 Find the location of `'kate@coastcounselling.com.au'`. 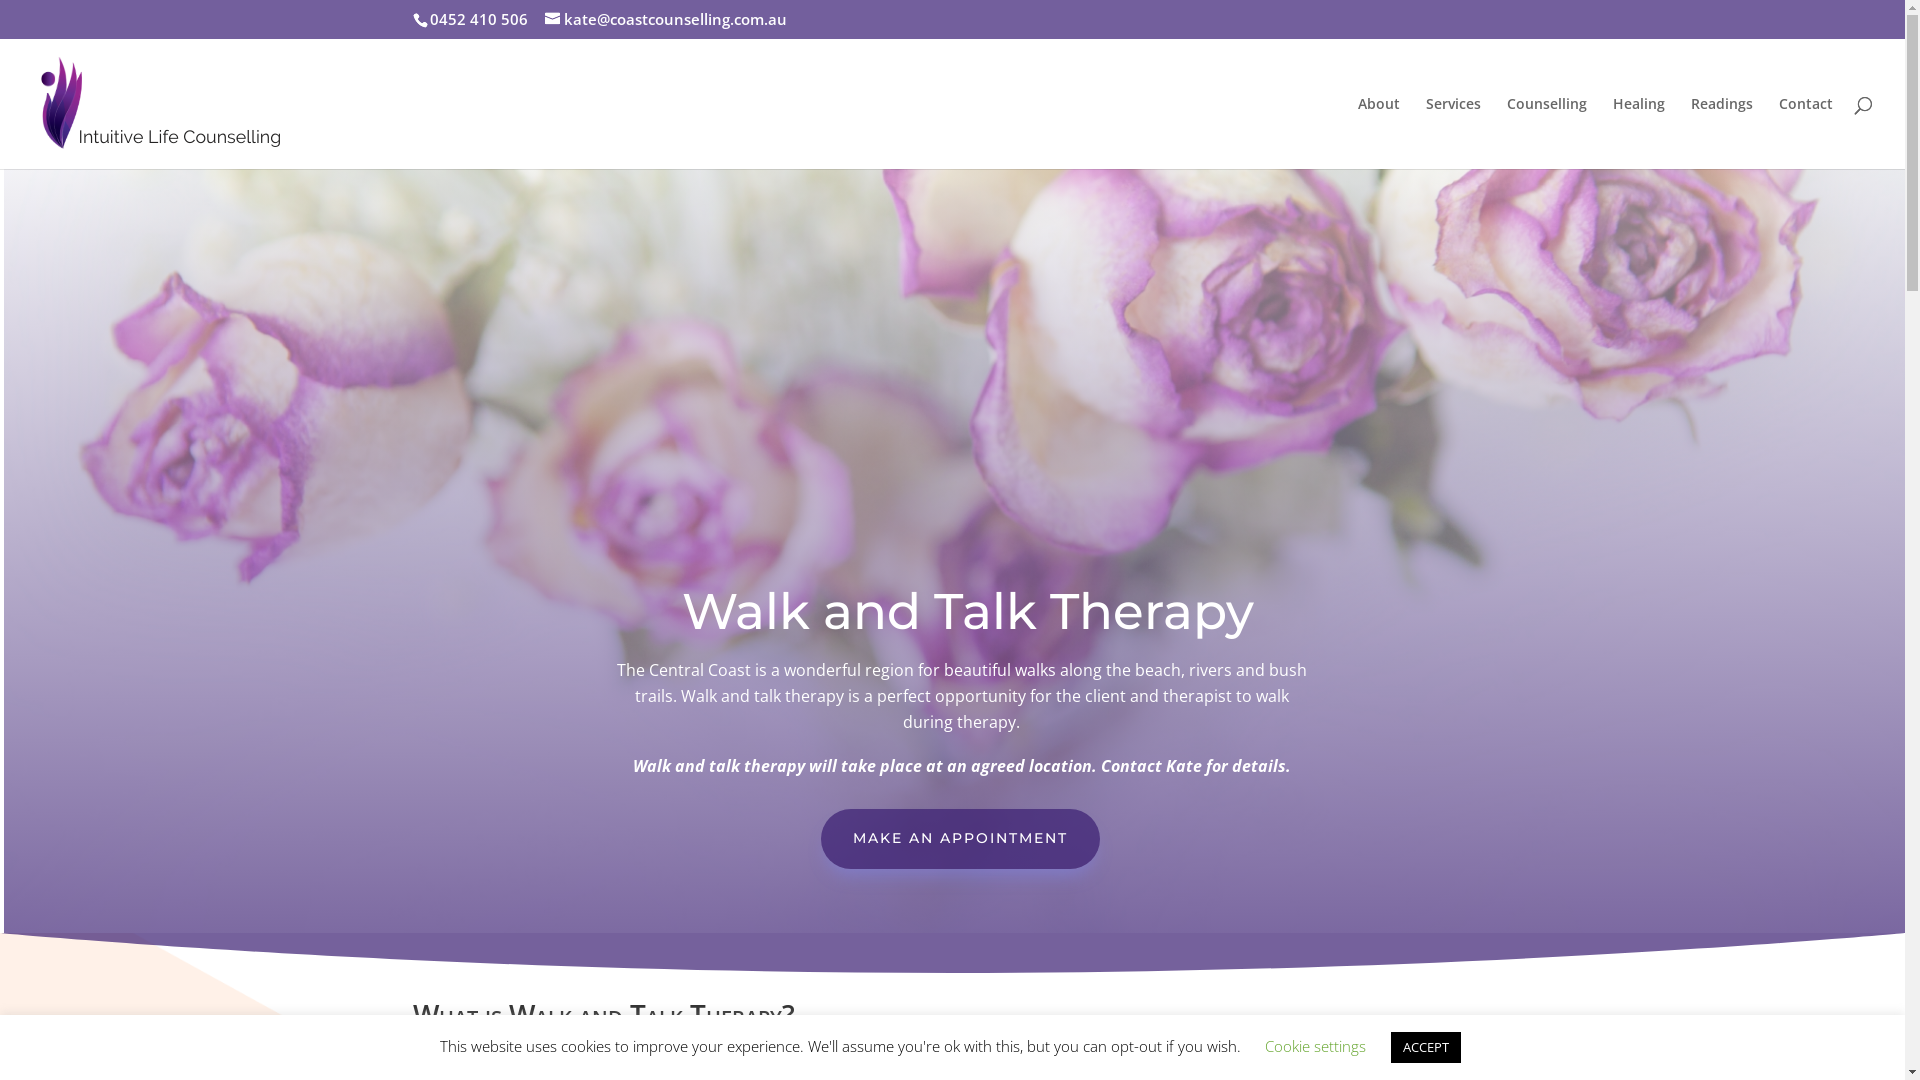

'kate@coastcounselling.com.au' is located at coordinates (665, 19).